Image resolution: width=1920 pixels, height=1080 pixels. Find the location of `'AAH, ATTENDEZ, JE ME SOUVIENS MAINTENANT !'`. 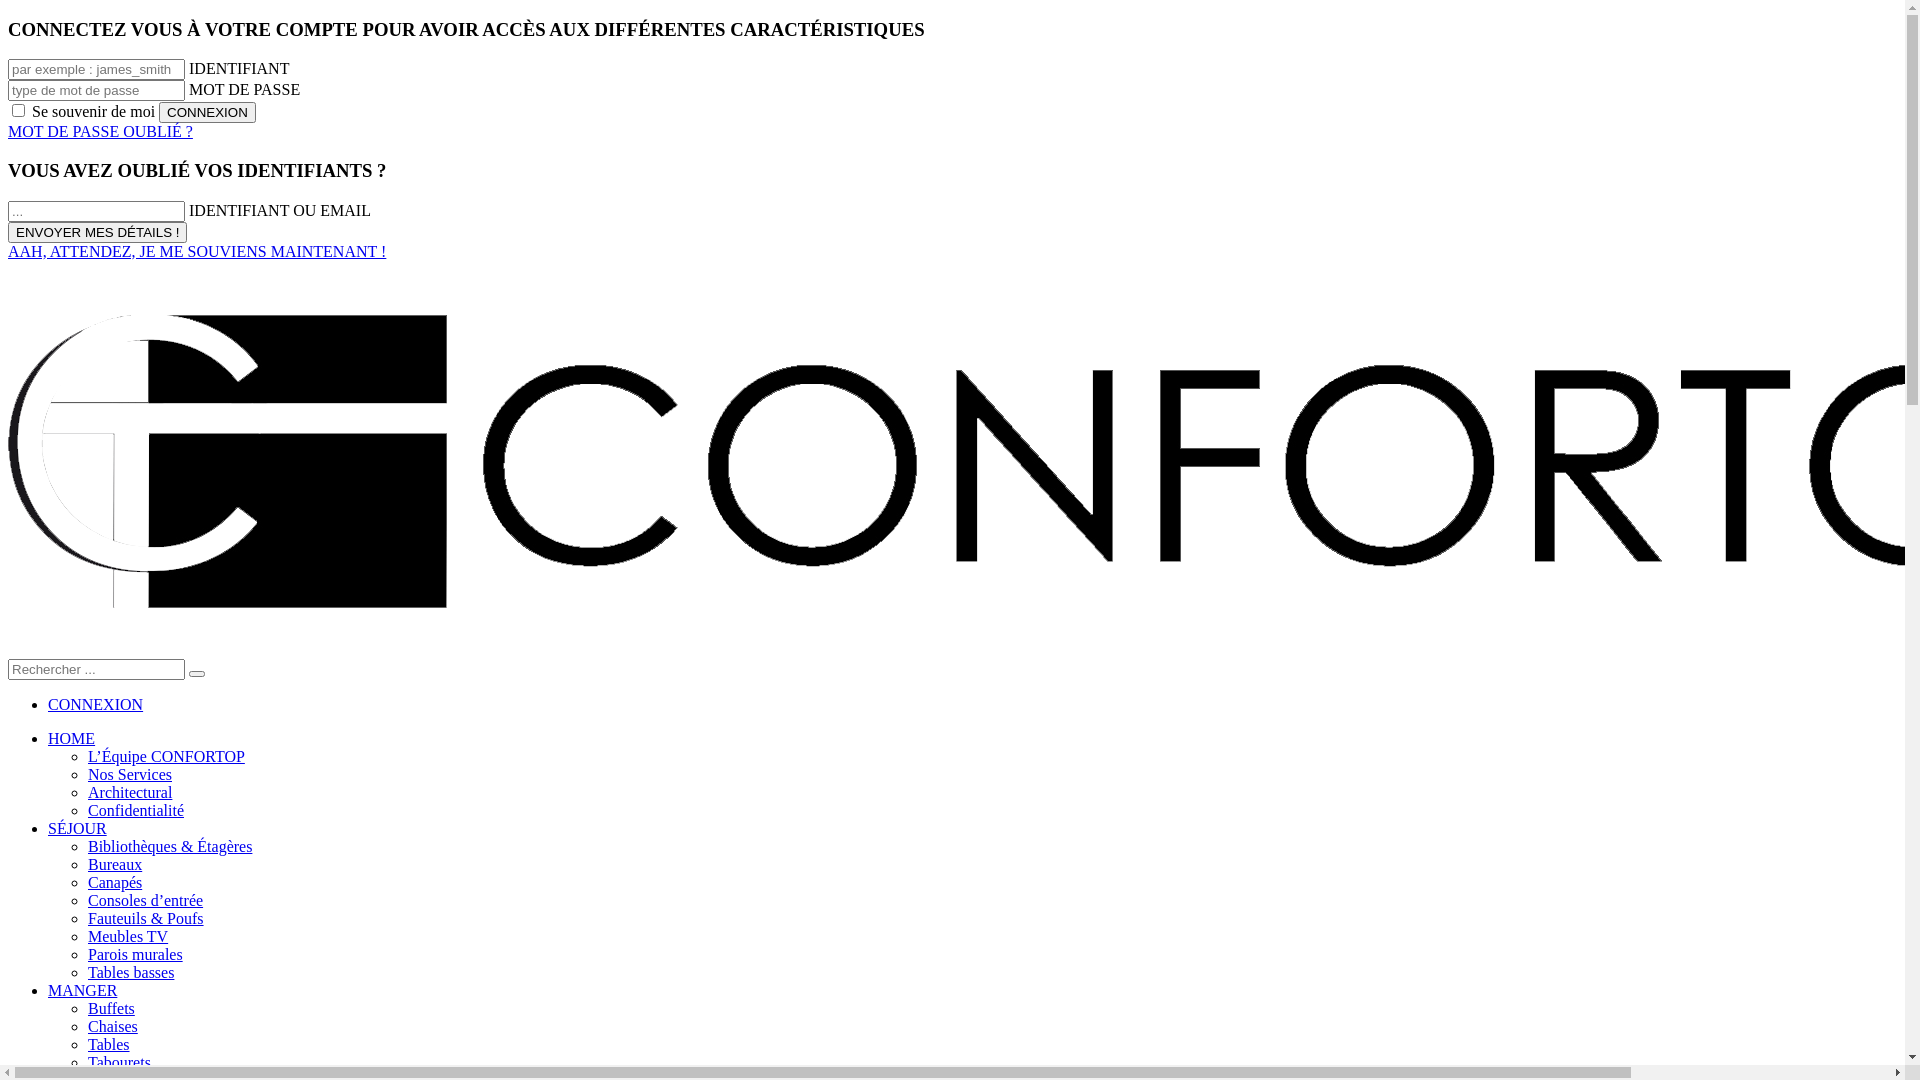

'AAH, ATTENDEZ, JE ME SOUVIENS MAINTENANT !' is located at coordinates (196, 250).